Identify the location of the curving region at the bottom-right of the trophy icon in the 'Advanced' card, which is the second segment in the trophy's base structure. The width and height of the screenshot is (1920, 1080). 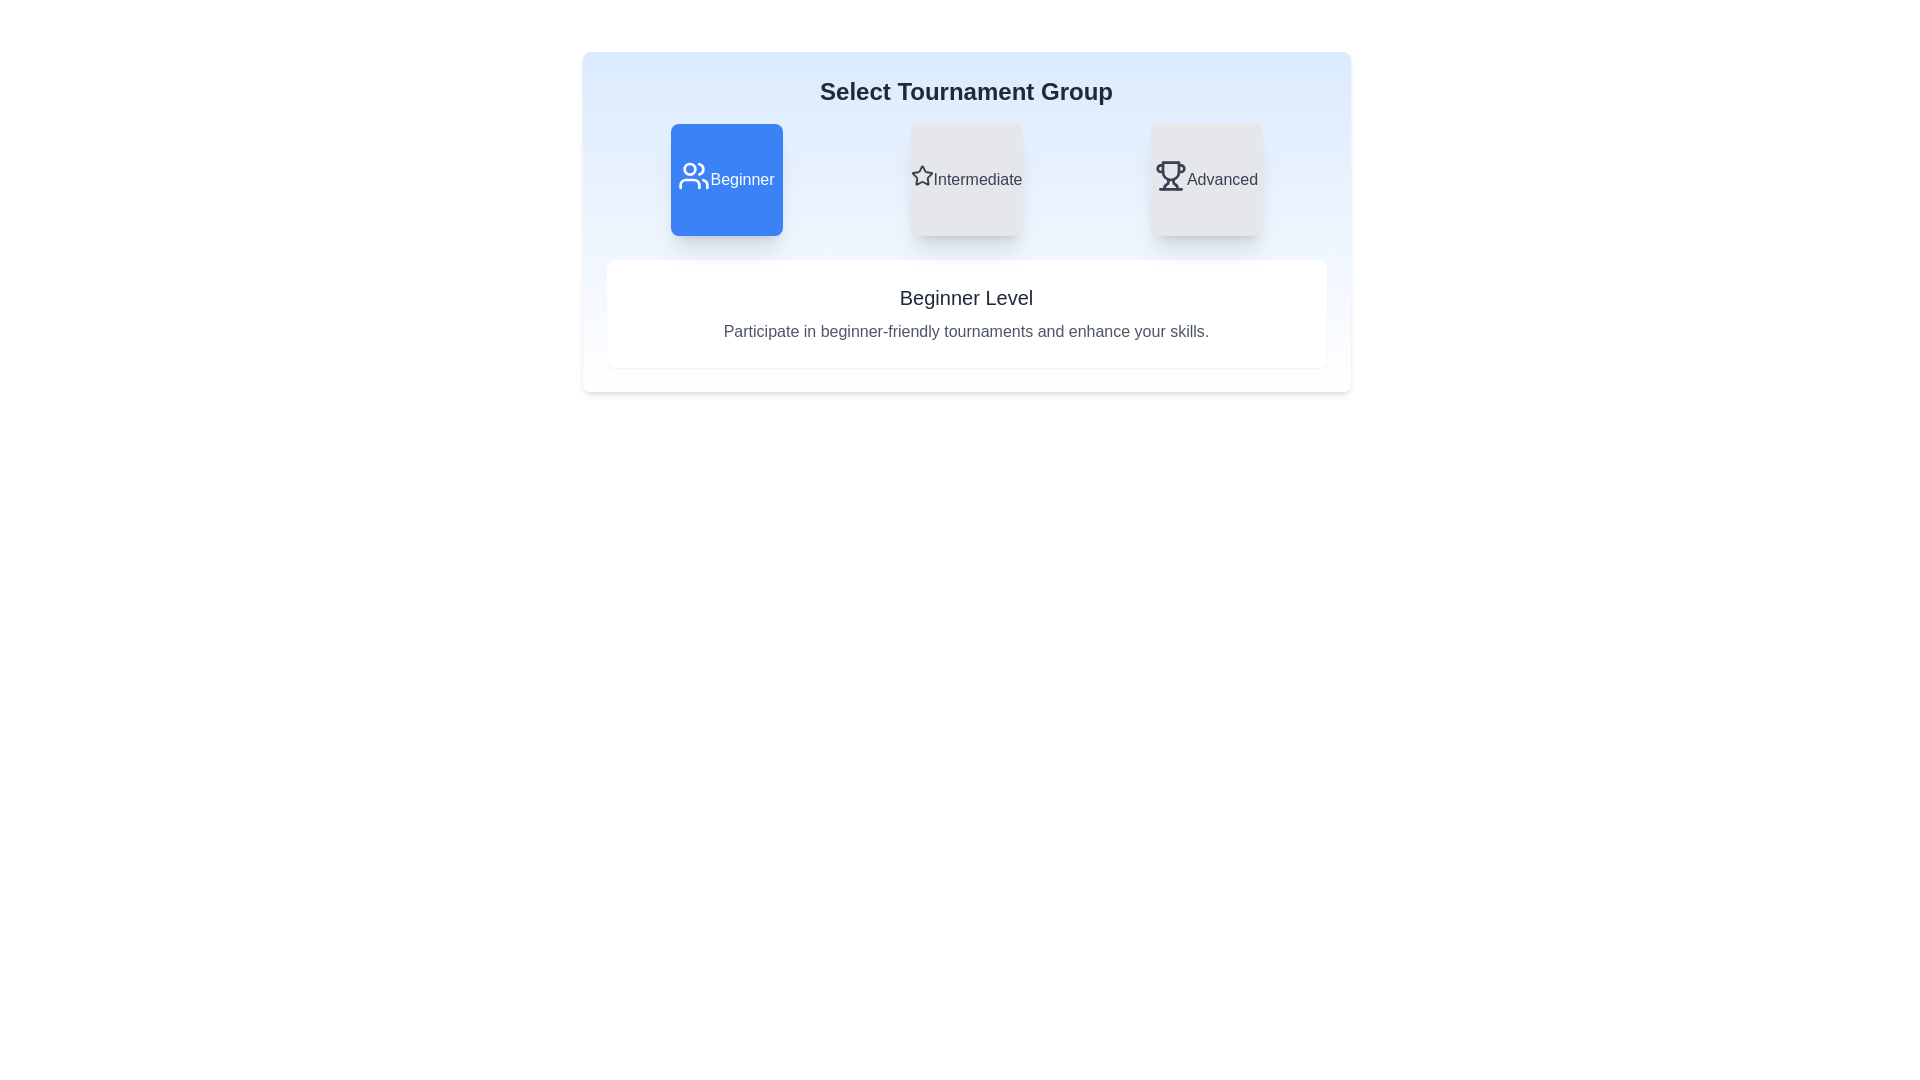
(1175, 184).